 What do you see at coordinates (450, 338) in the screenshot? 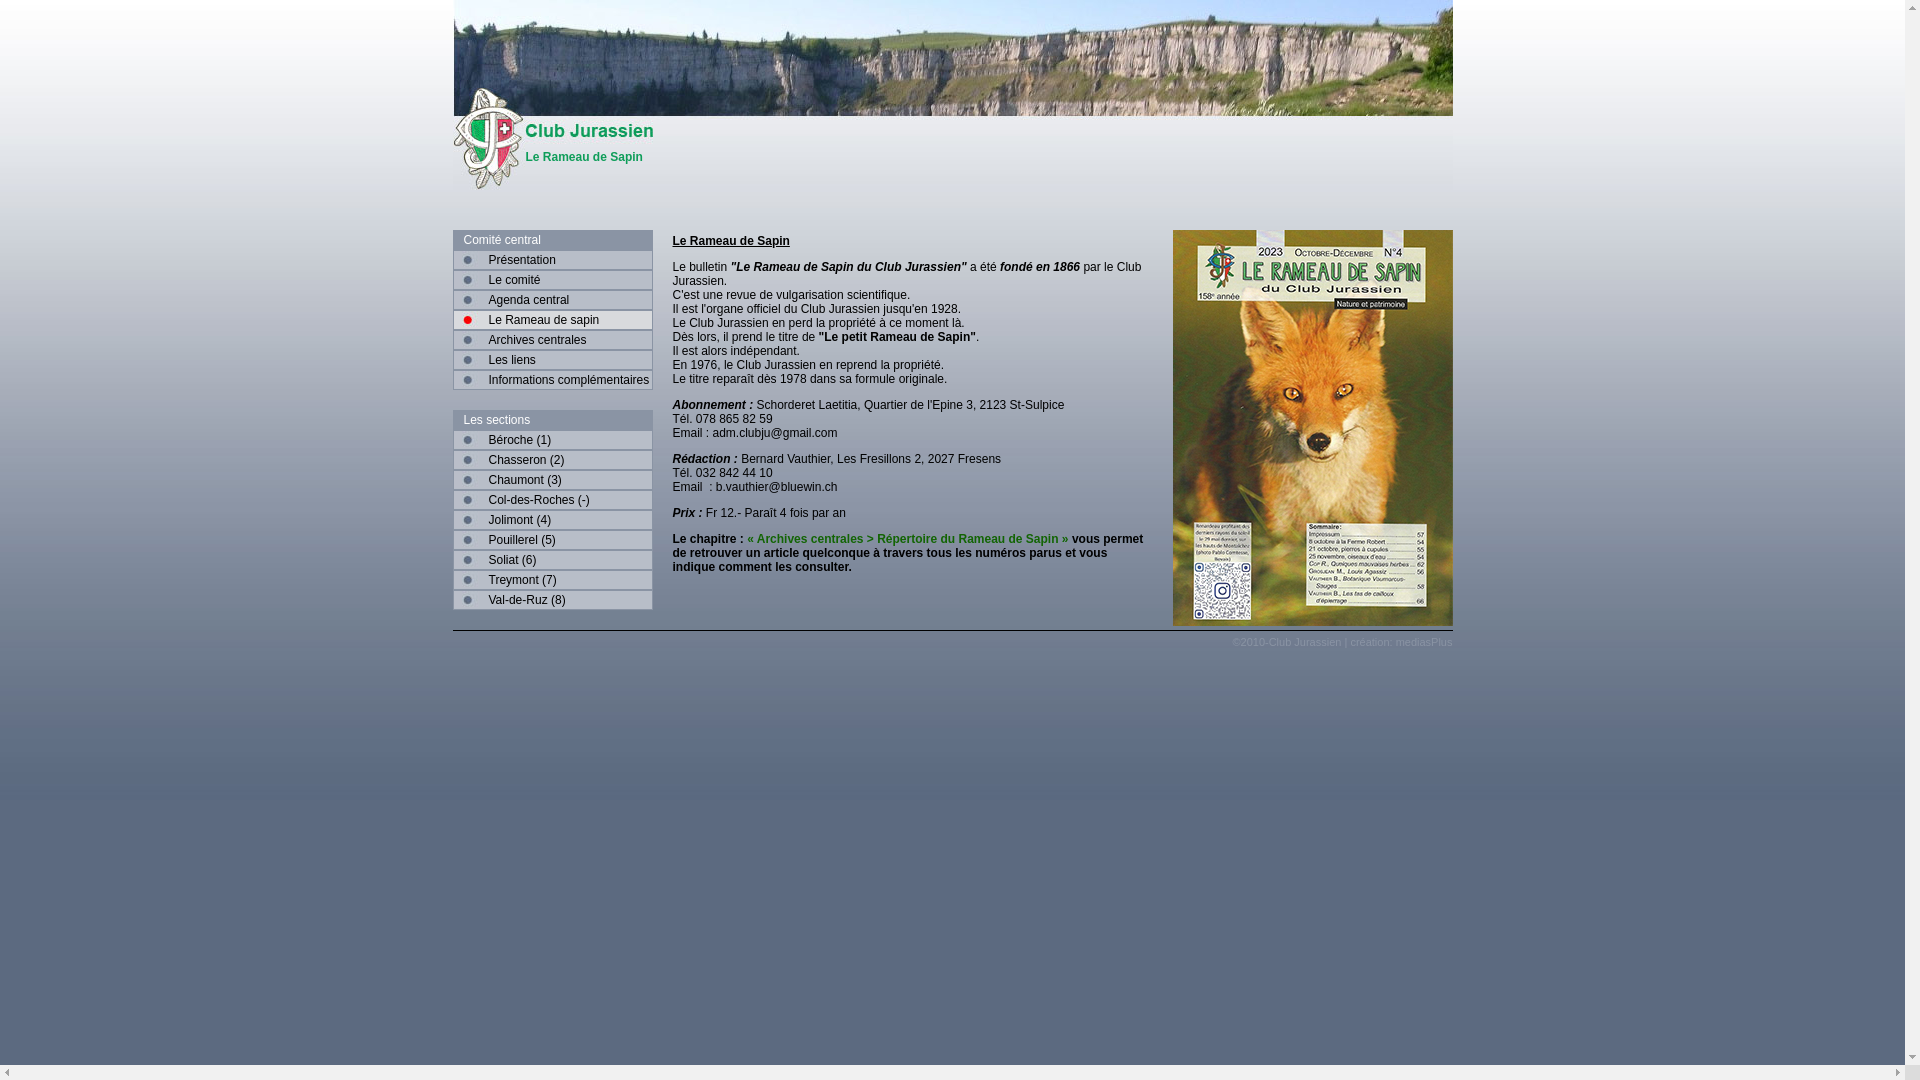
I see `'Archives centrales'` at bounding box center [450, 338].